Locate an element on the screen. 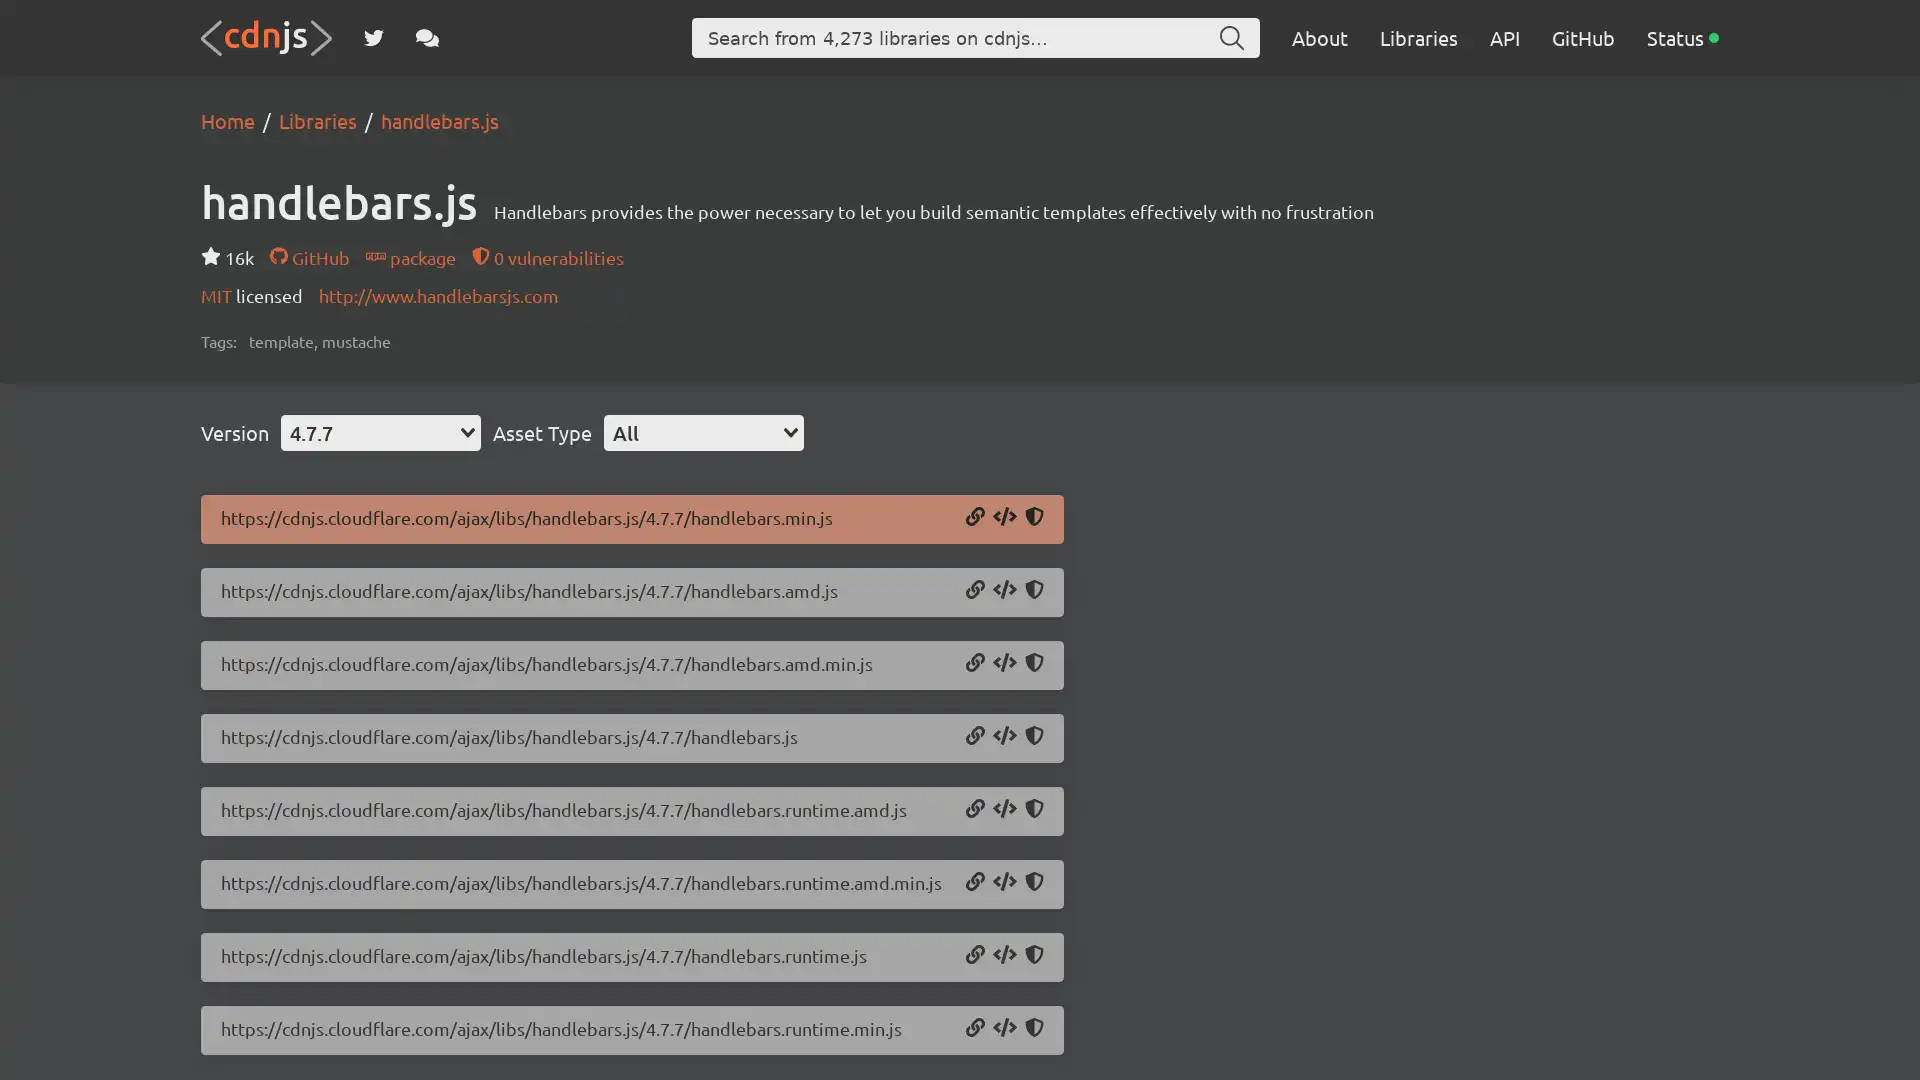 This screenshot has width=1920, height=1080. Copy URL is located at coordinates (975, 737).